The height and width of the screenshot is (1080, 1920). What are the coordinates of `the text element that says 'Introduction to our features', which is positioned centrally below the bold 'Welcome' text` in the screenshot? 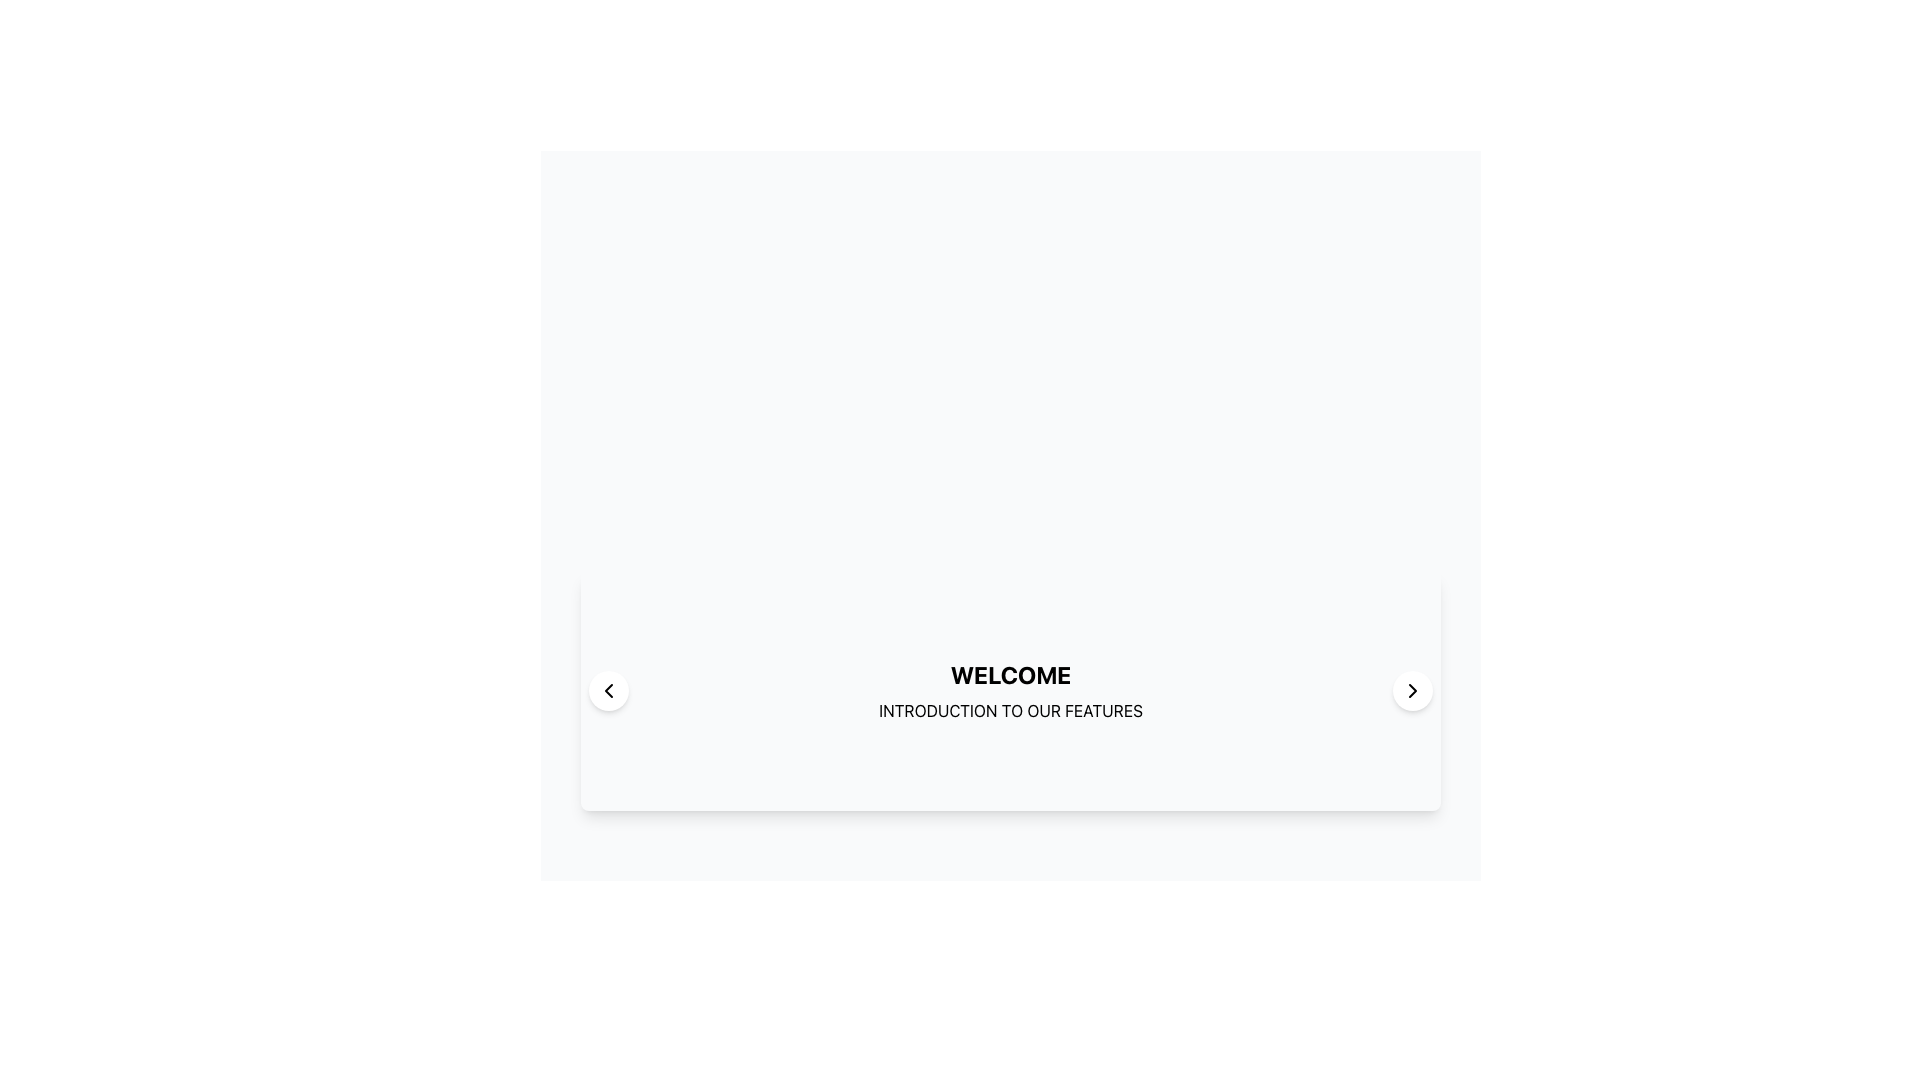 It's located at (1011, 709).